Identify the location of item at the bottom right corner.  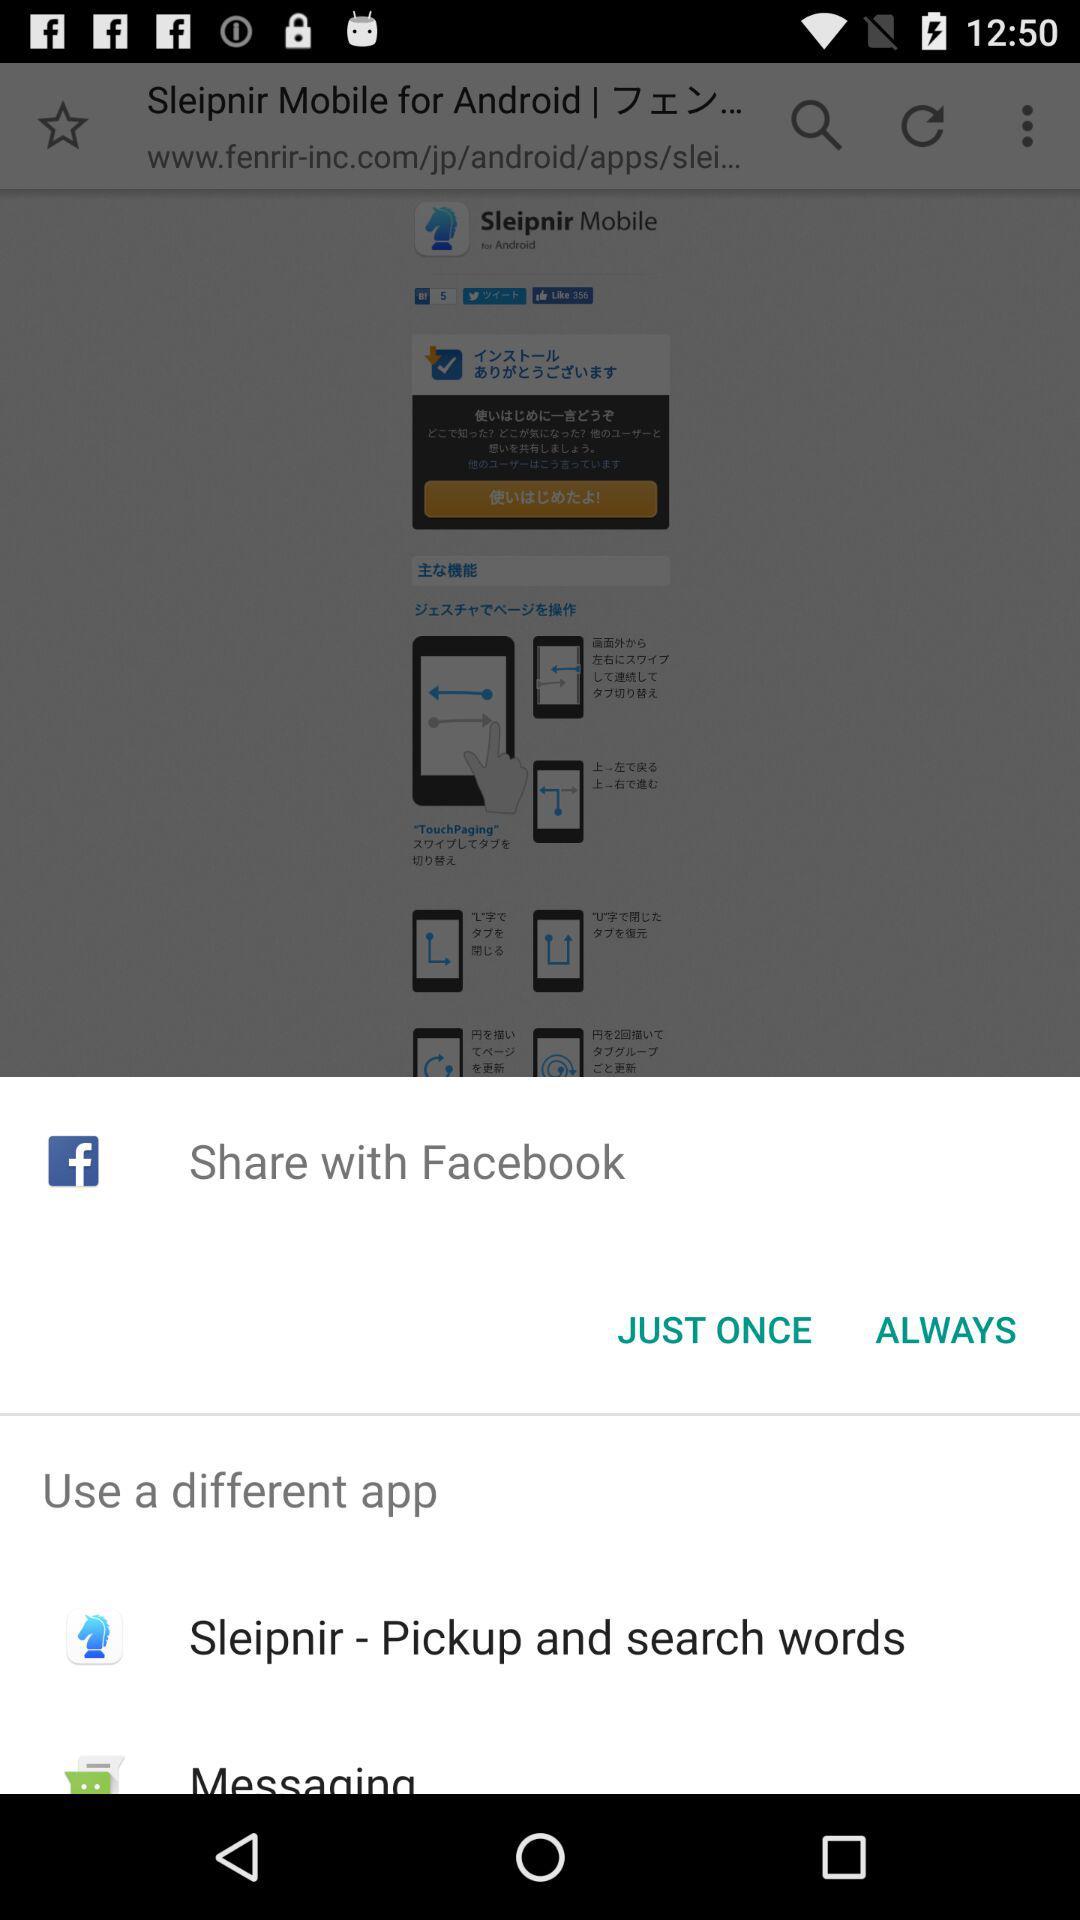
(945, 1329).